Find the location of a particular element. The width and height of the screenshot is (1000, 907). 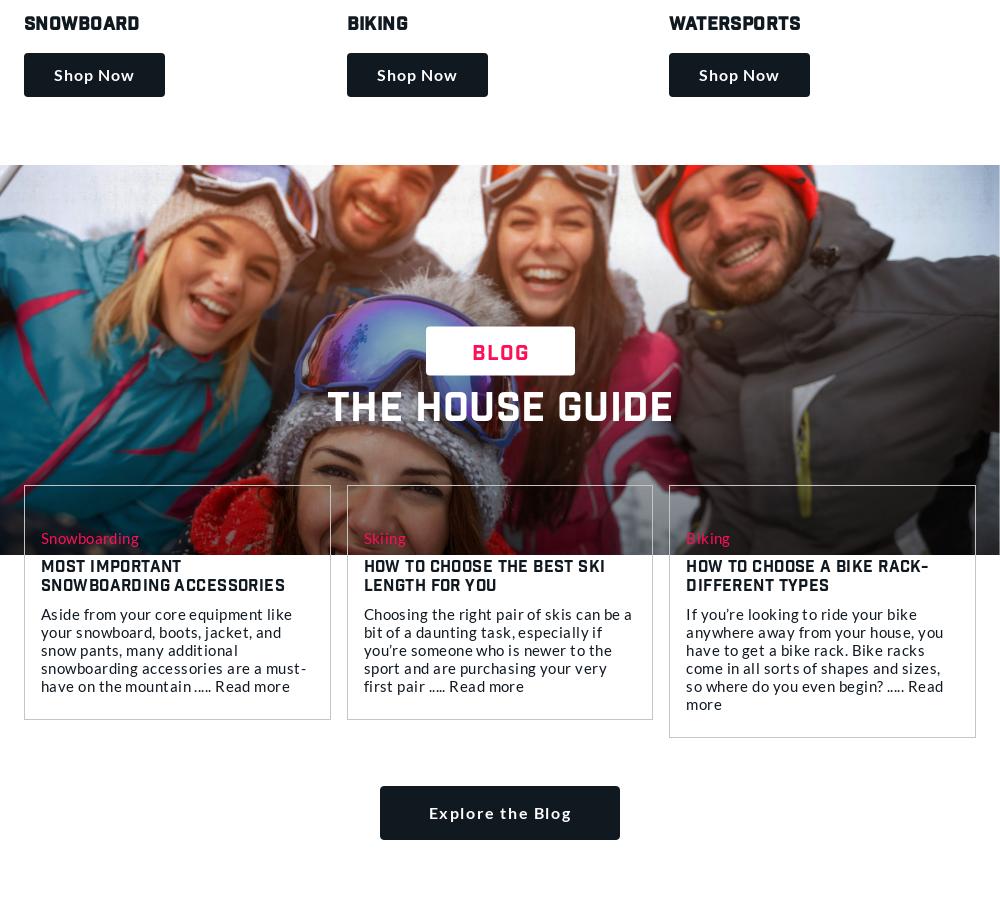

'How to Choose a Bike Rack-Different Types' is located at coordinates (807, 577).